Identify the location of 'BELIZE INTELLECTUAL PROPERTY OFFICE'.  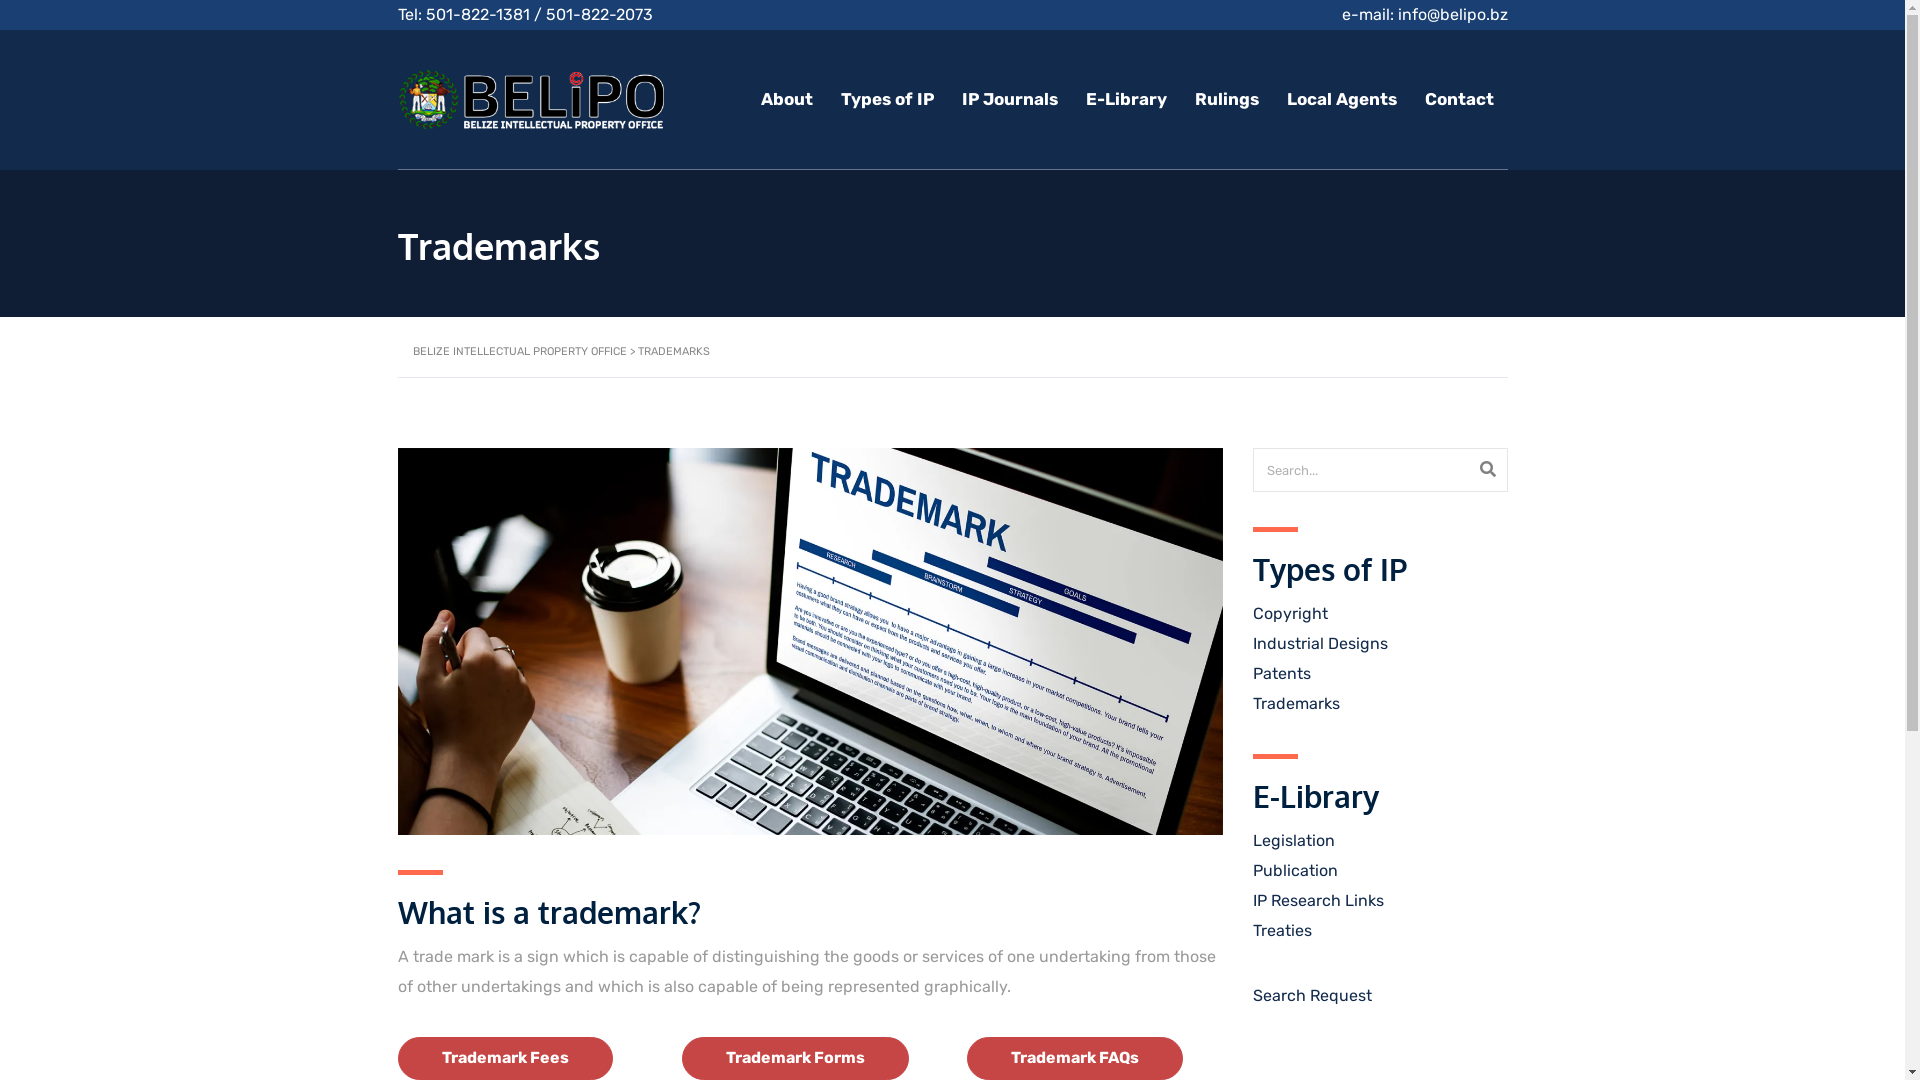
(411, 350).